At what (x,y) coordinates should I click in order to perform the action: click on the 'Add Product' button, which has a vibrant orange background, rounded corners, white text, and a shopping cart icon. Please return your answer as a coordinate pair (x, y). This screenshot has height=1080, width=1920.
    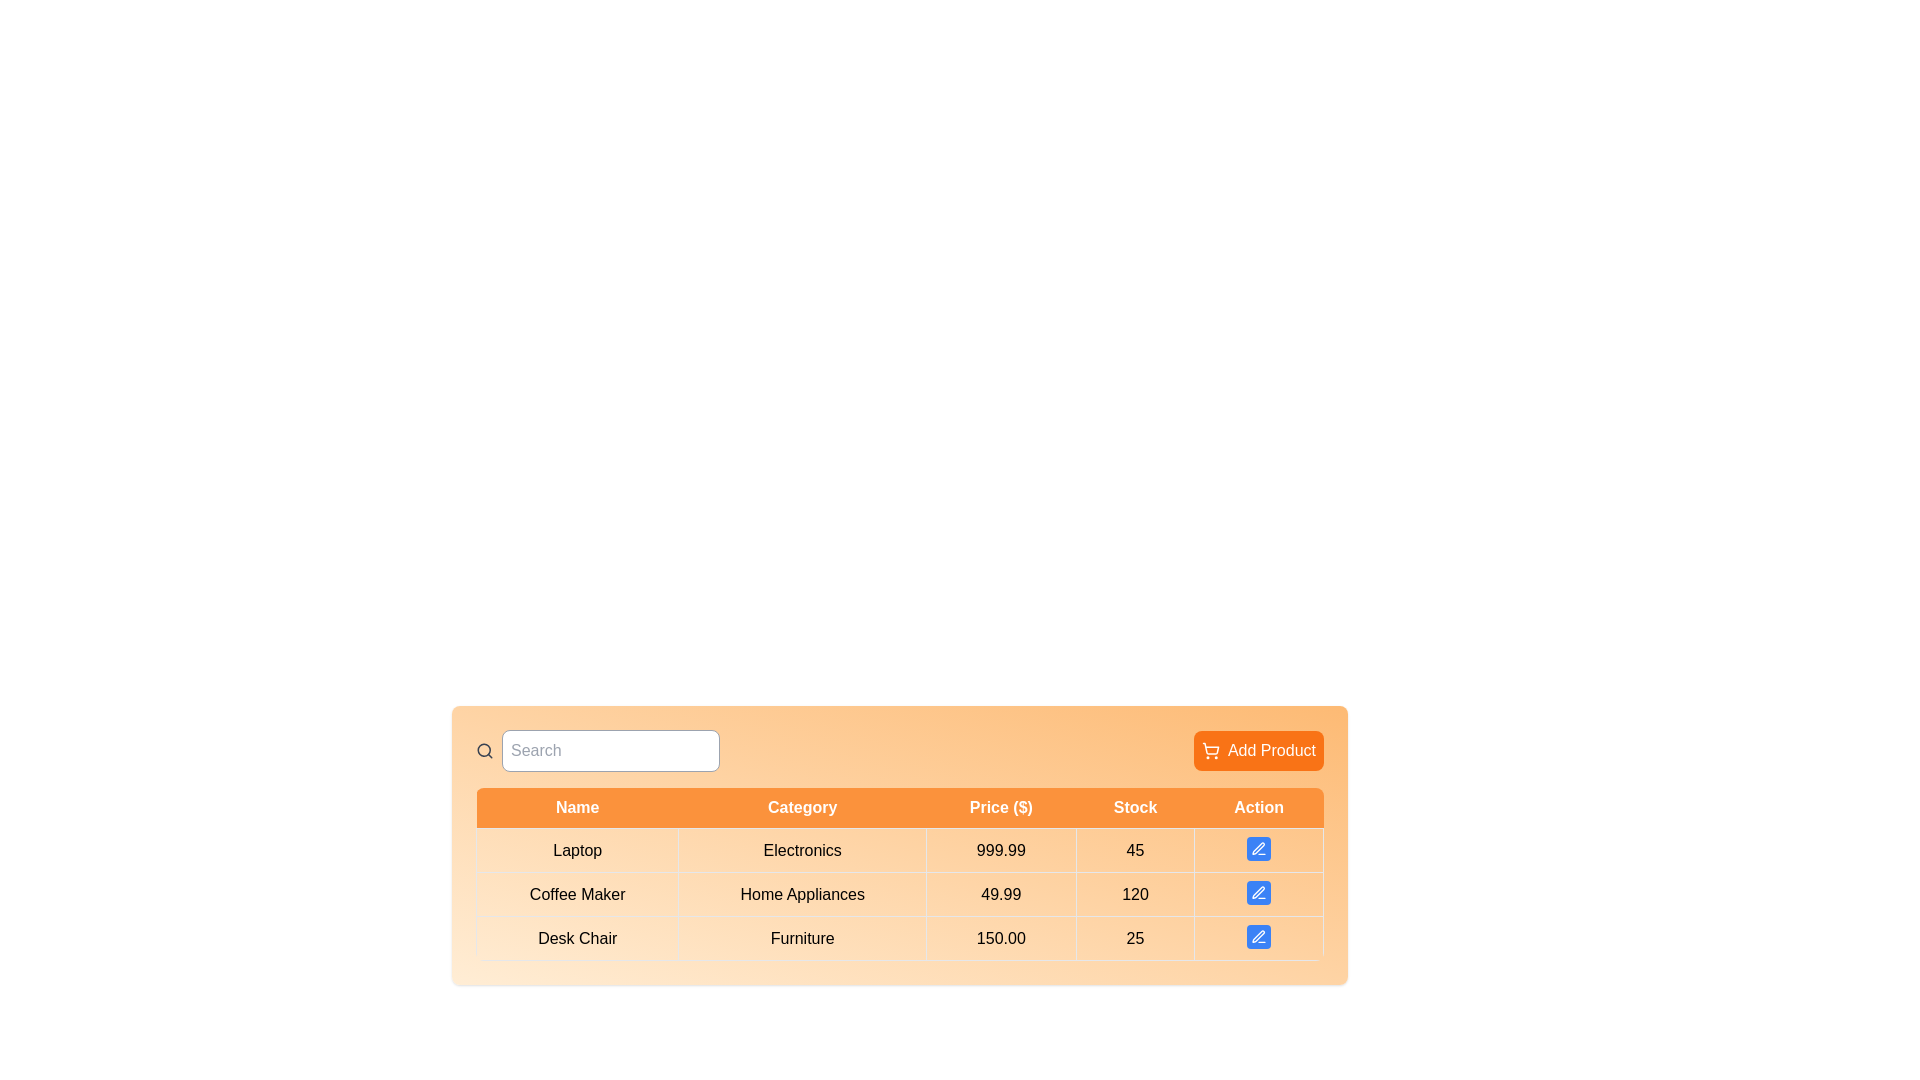
    Looking at the image, I should click on (1257, 751).